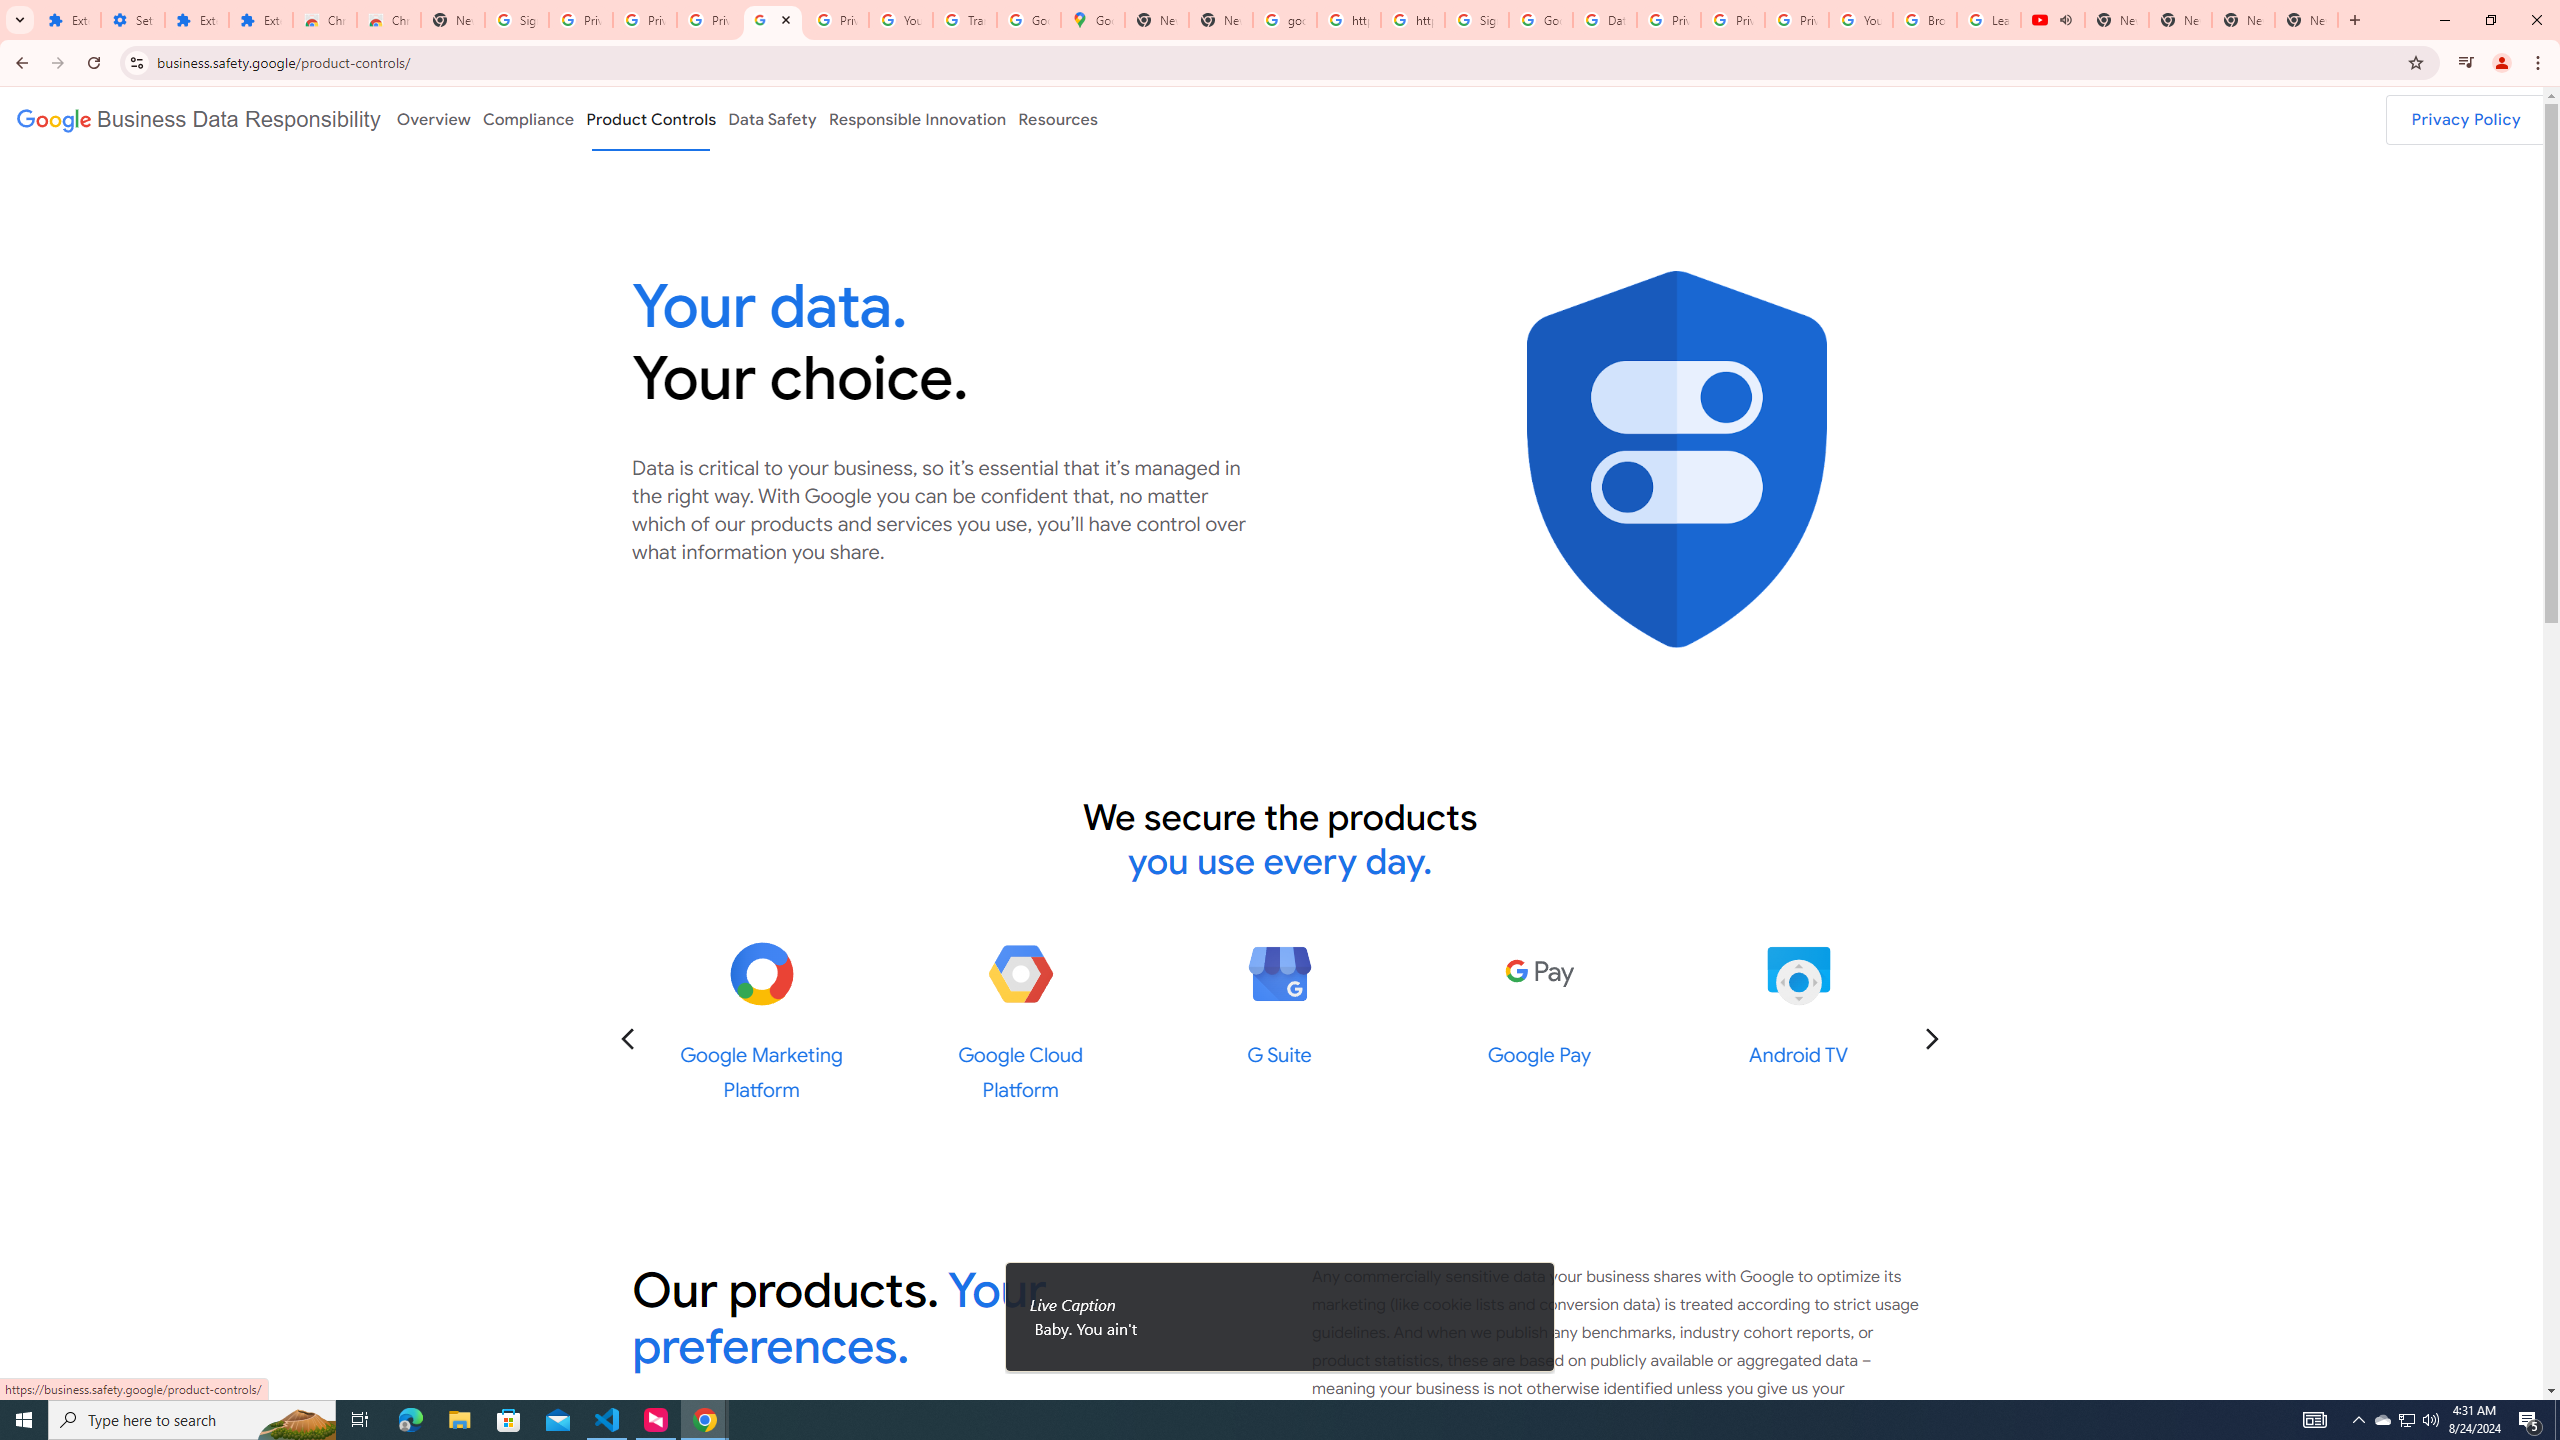  What do you see at coordinates (2466, 62) in the screenshot?
I see `'Control your music, videos, and more'` at bounding box center [2466, 62].